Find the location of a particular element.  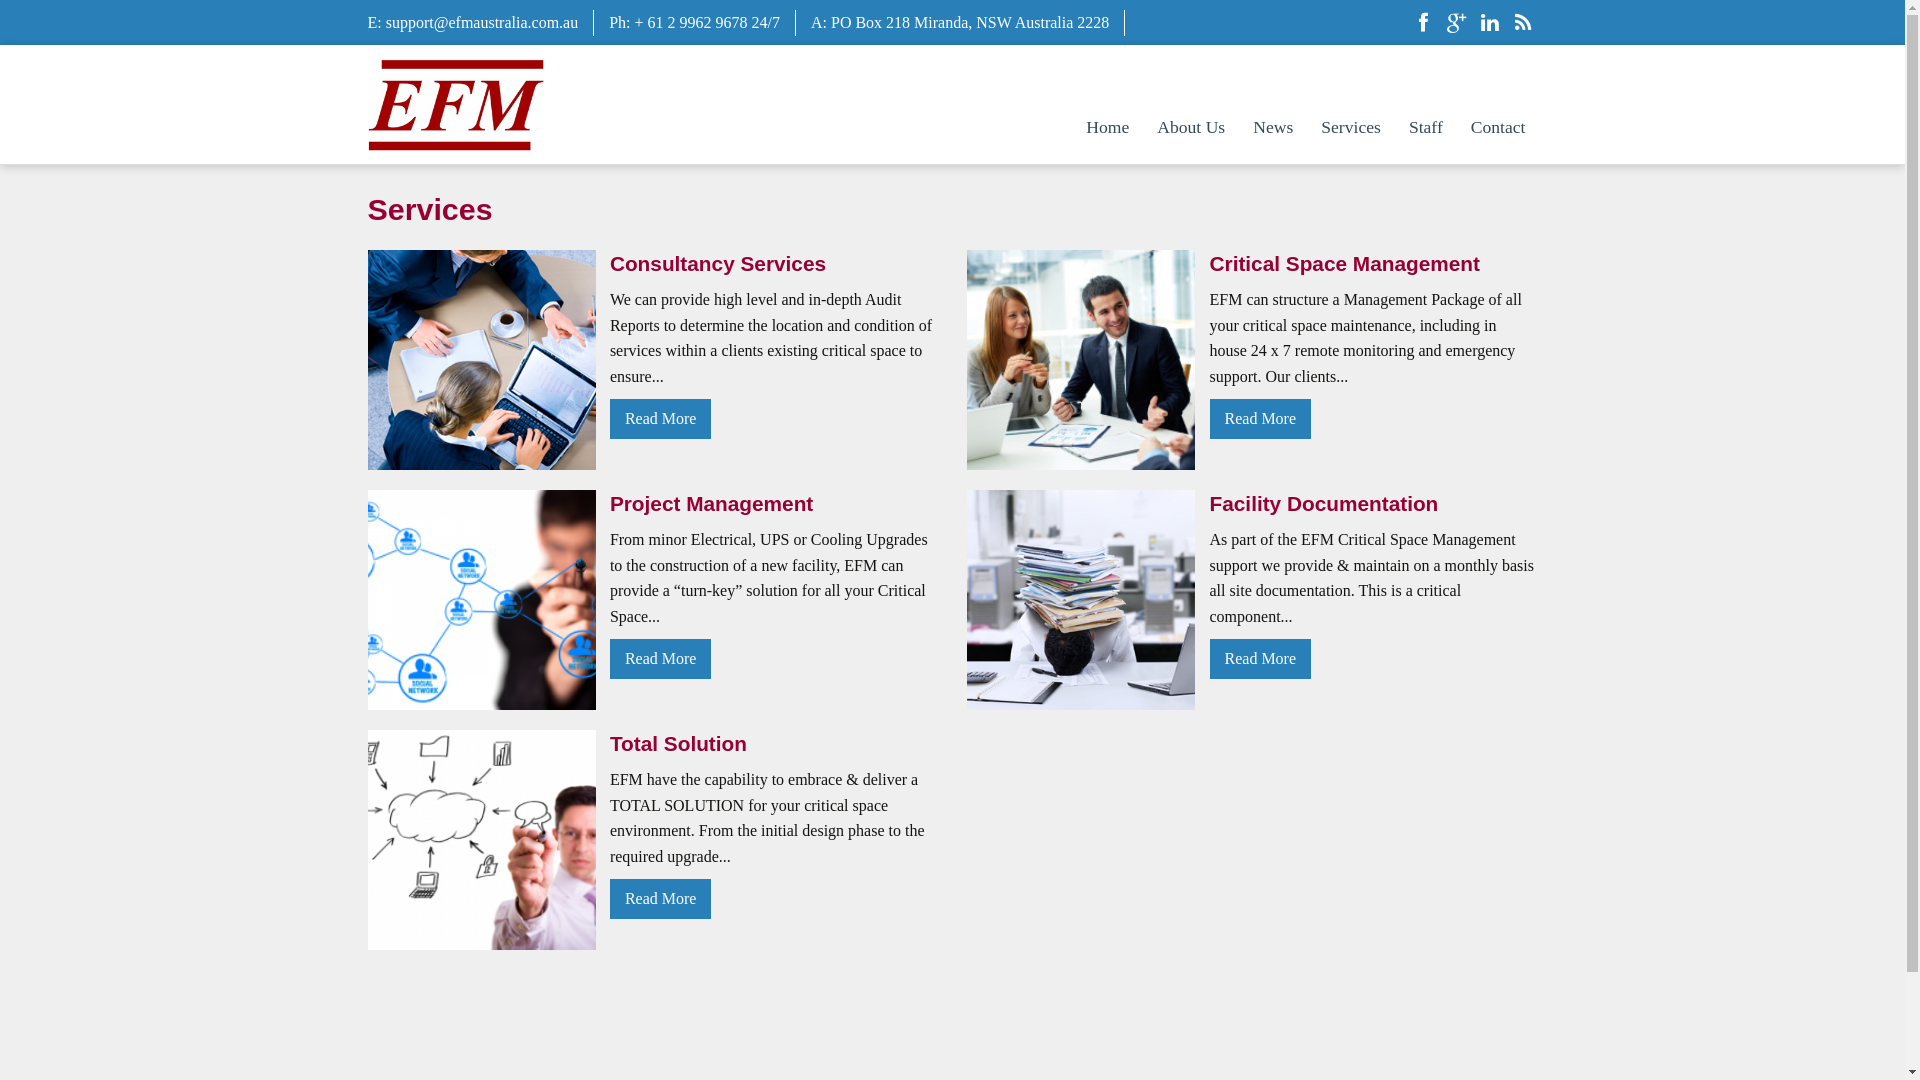

'Ph: + 61 2 9962 9678 24/7' is located at coordinates (694, 22).